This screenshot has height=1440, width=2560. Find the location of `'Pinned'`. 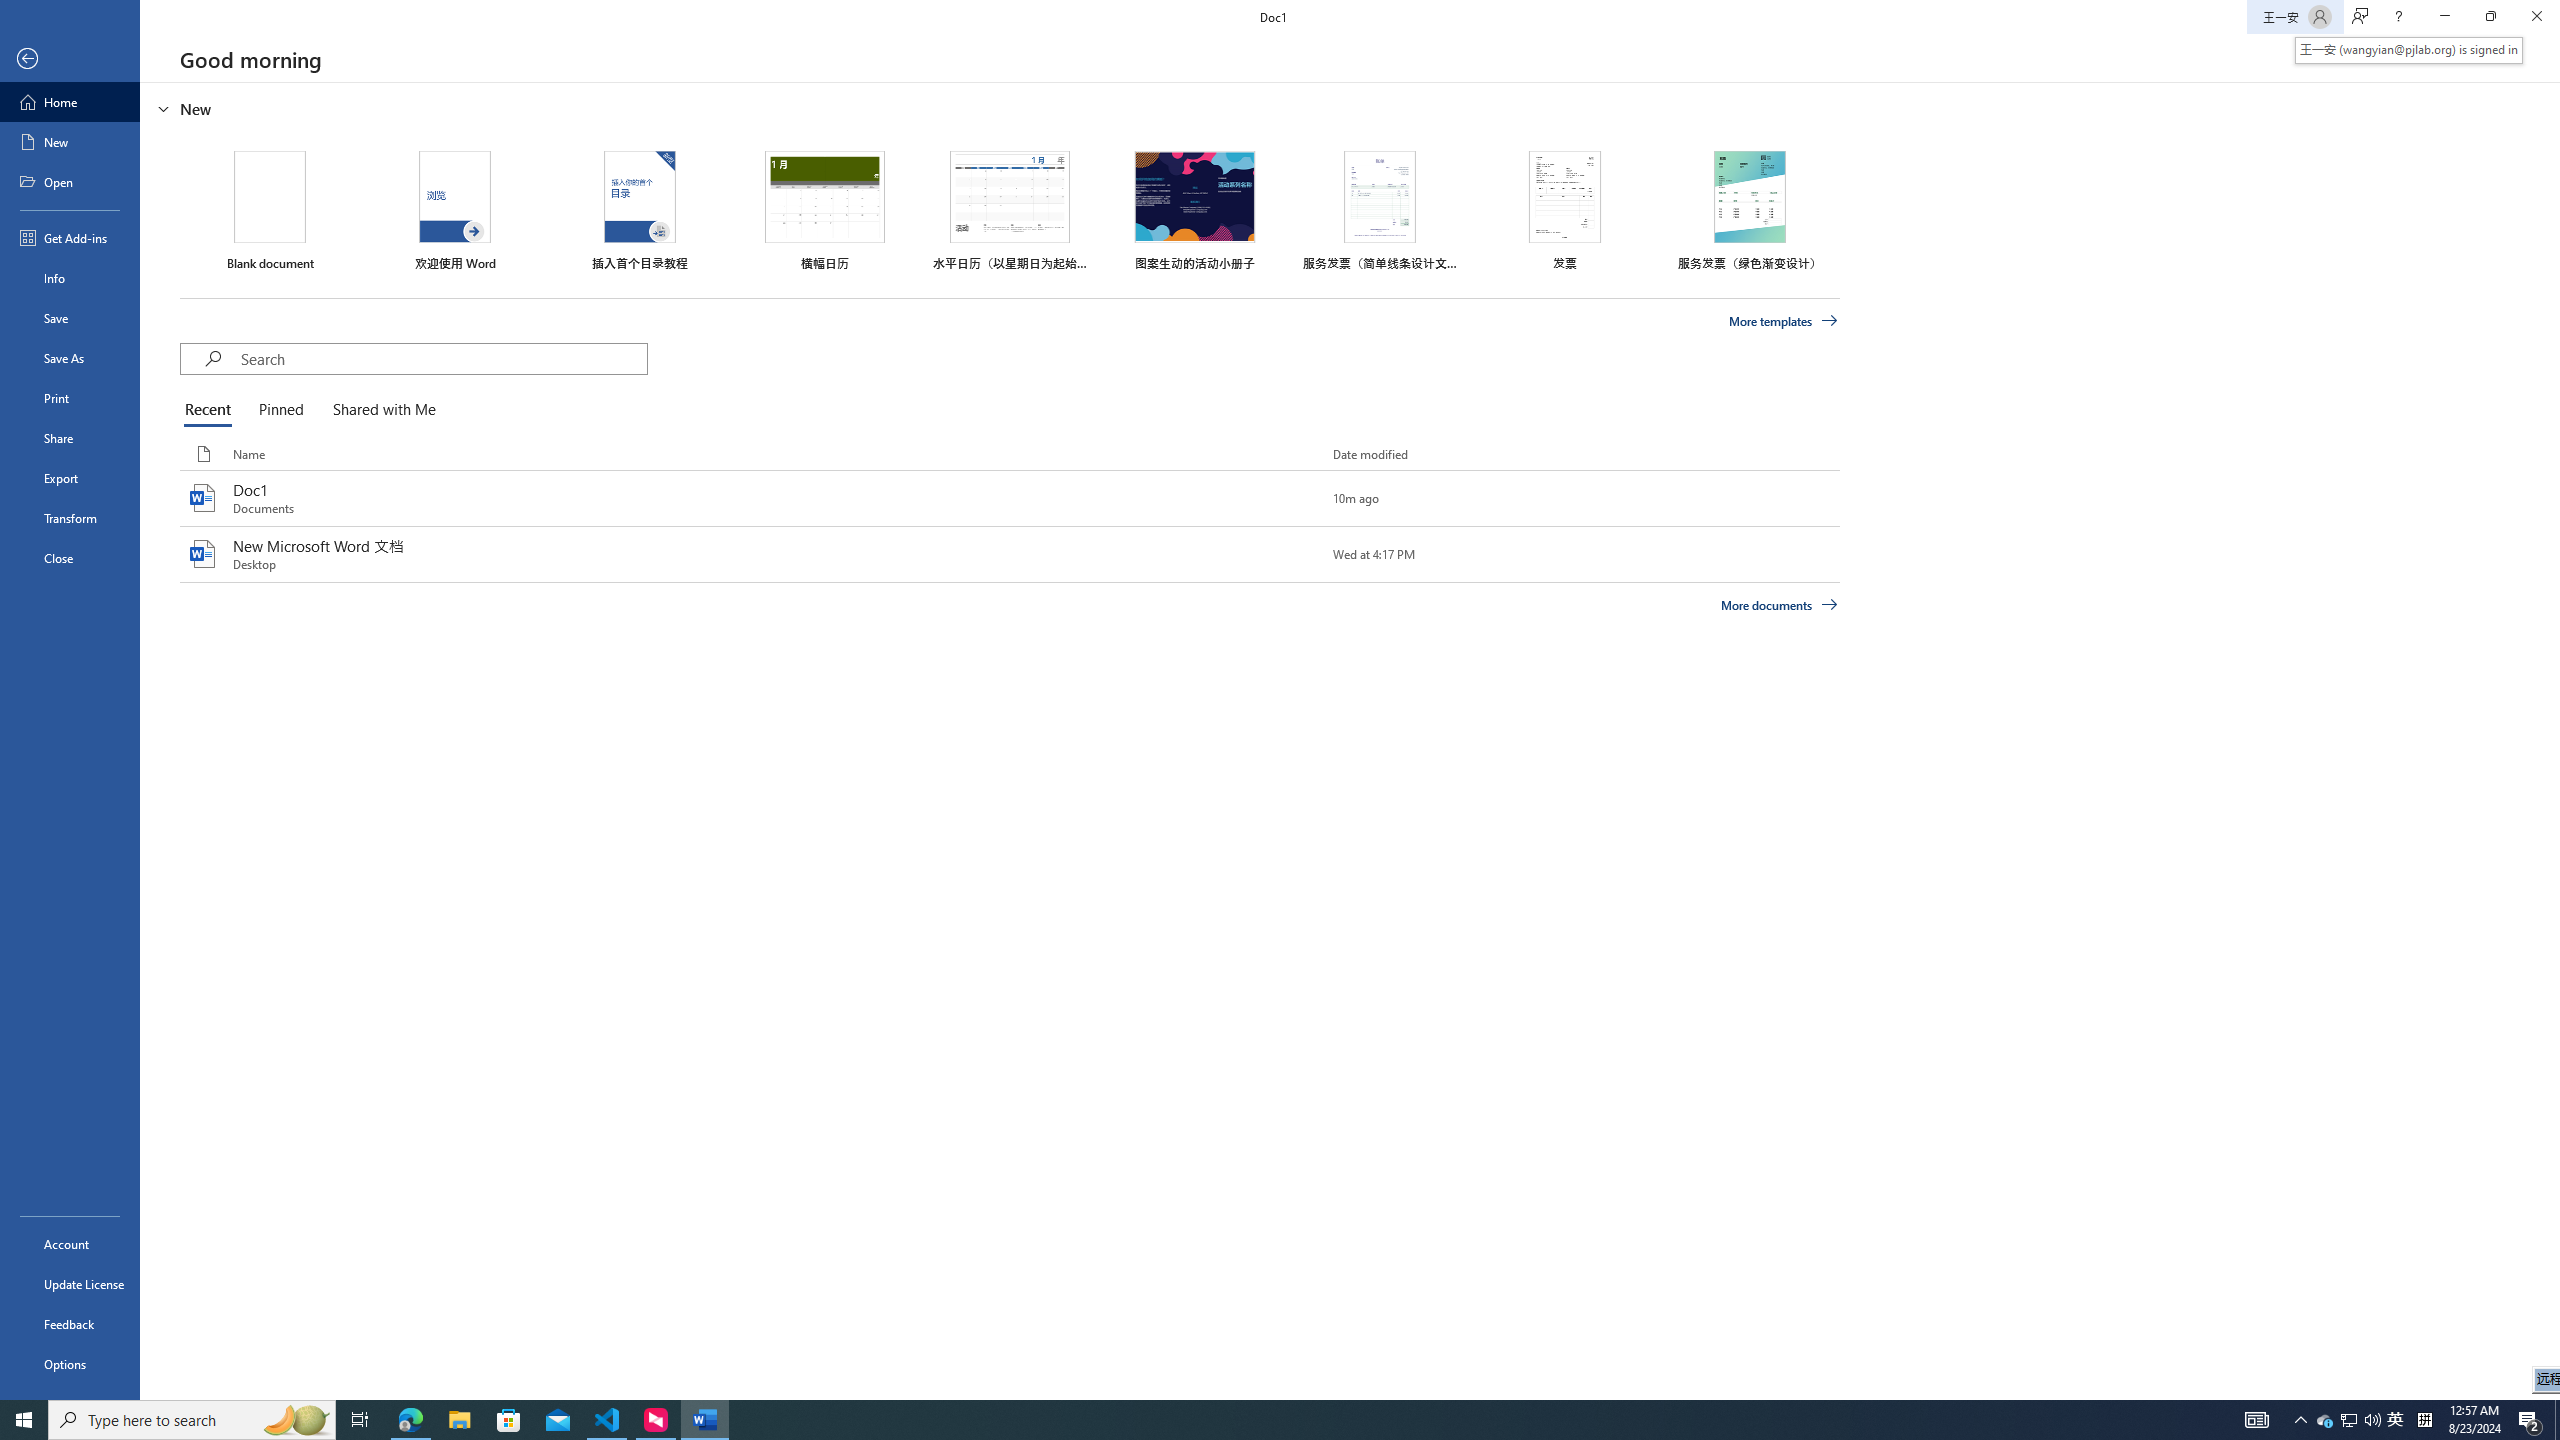

'Pinned' is located at coordinates (280, 410).